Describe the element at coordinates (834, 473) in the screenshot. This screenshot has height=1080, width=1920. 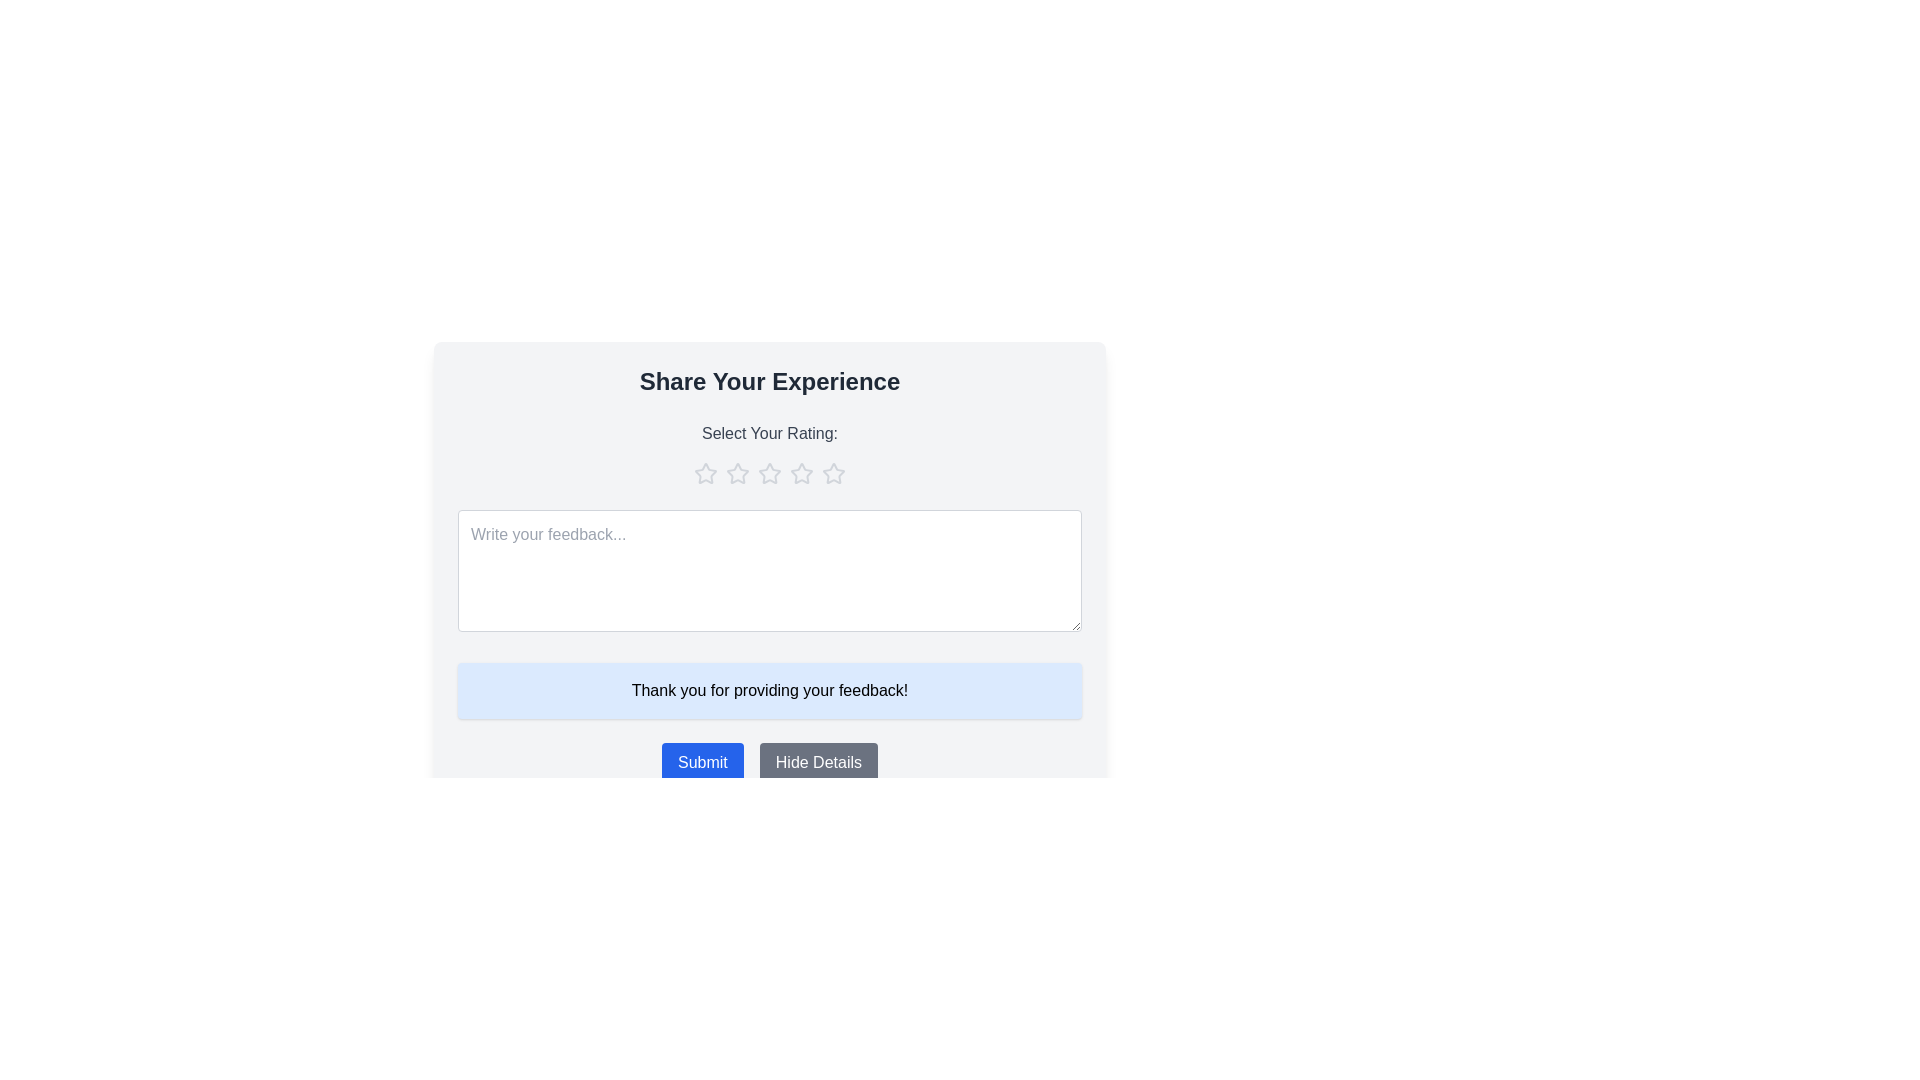
I see `the fifth star icon in the rating component` at that location.